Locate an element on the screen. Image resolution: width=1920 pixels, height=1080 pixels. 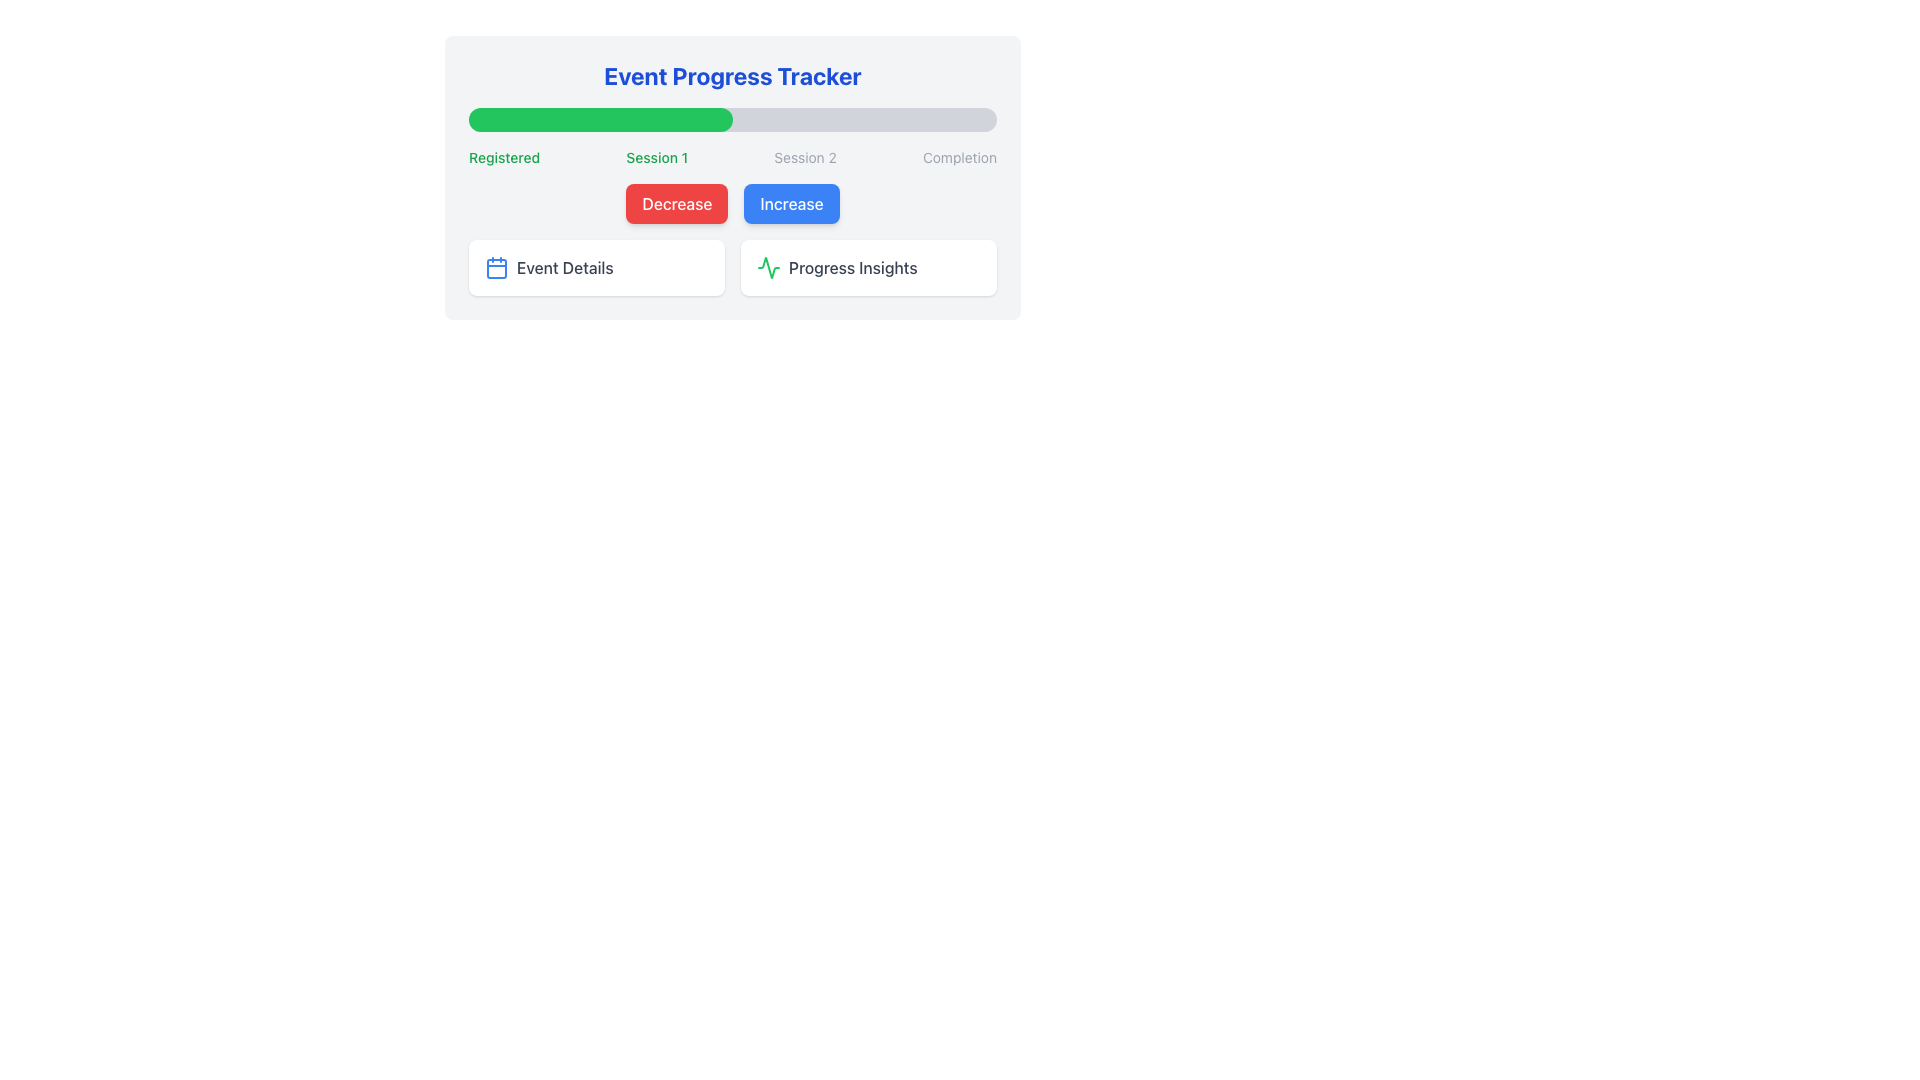
the left button designed to decrease a certain value, located in the top center of the interface is located at coordinates (677, 204).